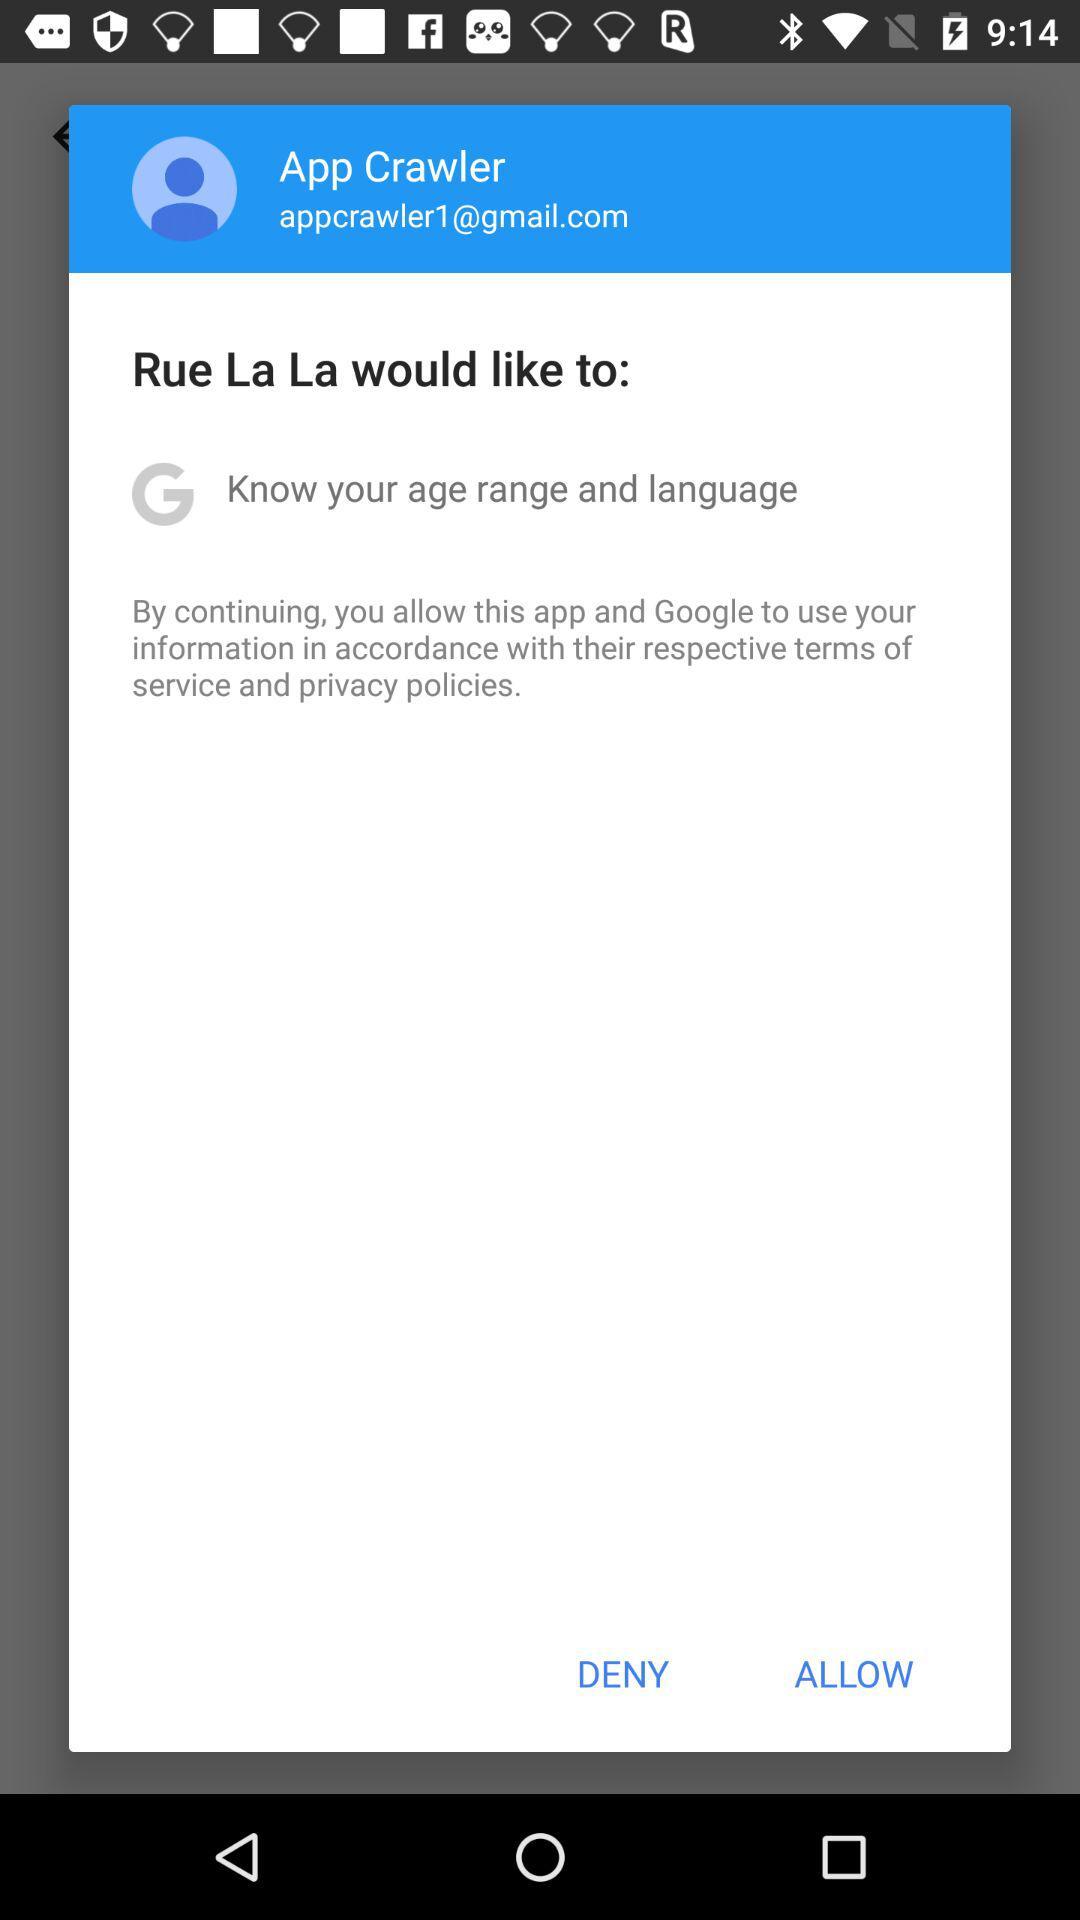  Describe the element at coordinates (511, 487) in the screenshot. I see `the app above by continuing you item` at that location.